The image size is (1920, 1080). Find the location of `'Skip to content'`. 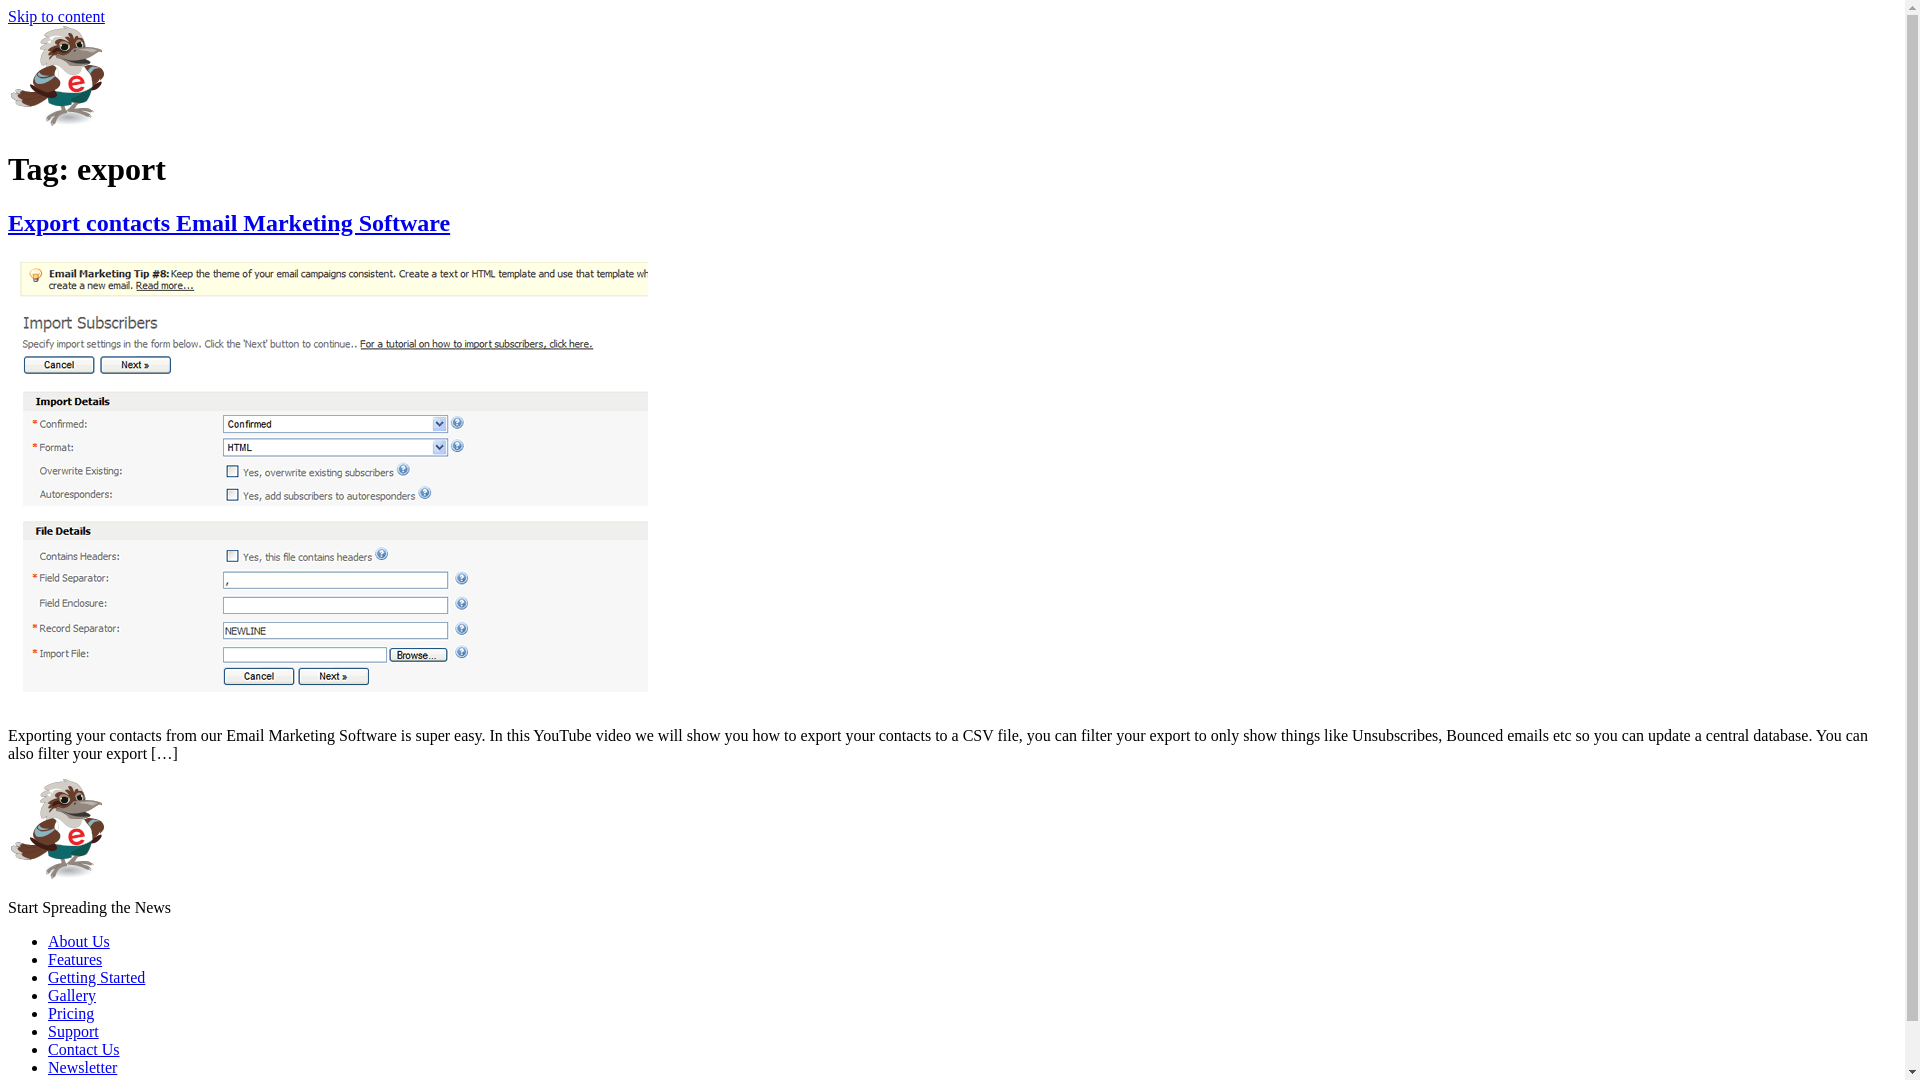

'Skip to content' is located at coordinates (56, 16).